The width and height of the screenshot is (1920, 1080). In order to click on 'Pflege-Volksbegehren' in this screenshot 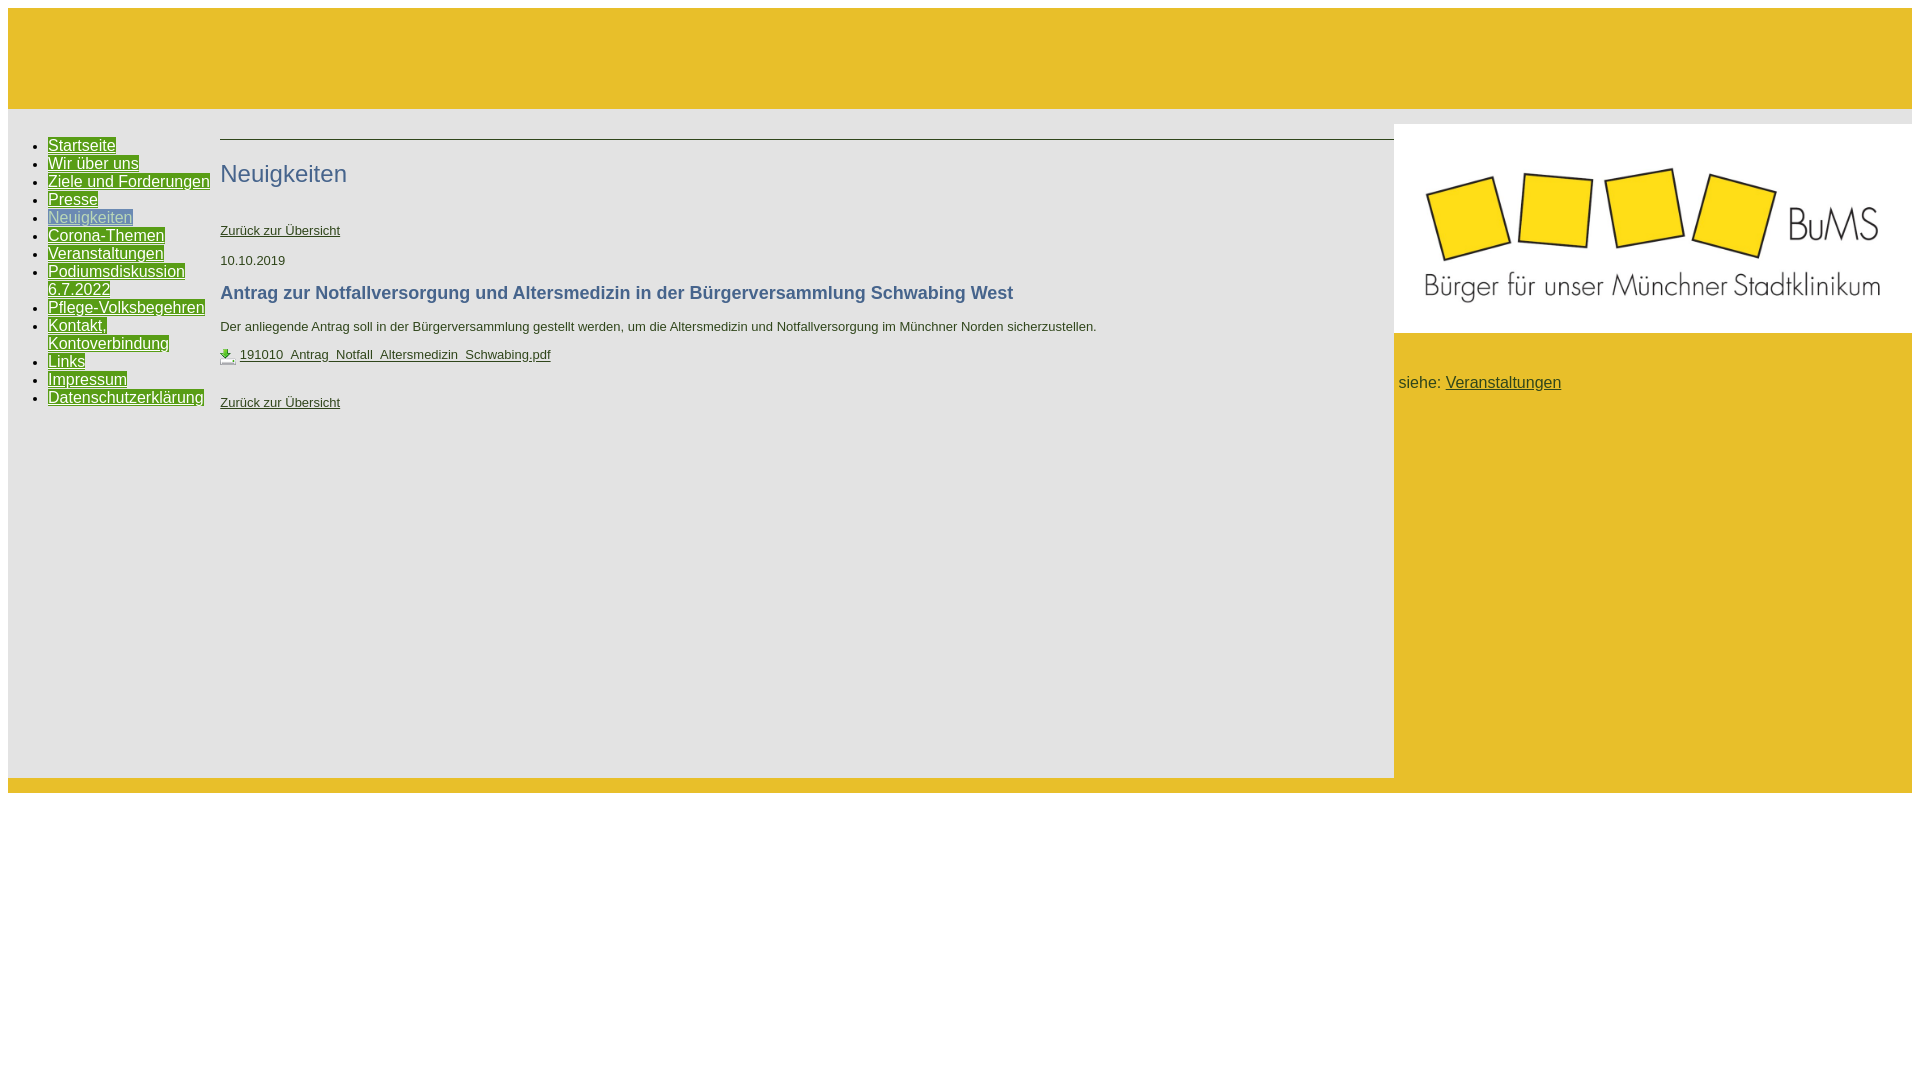, I will do `click(125, 307)`.